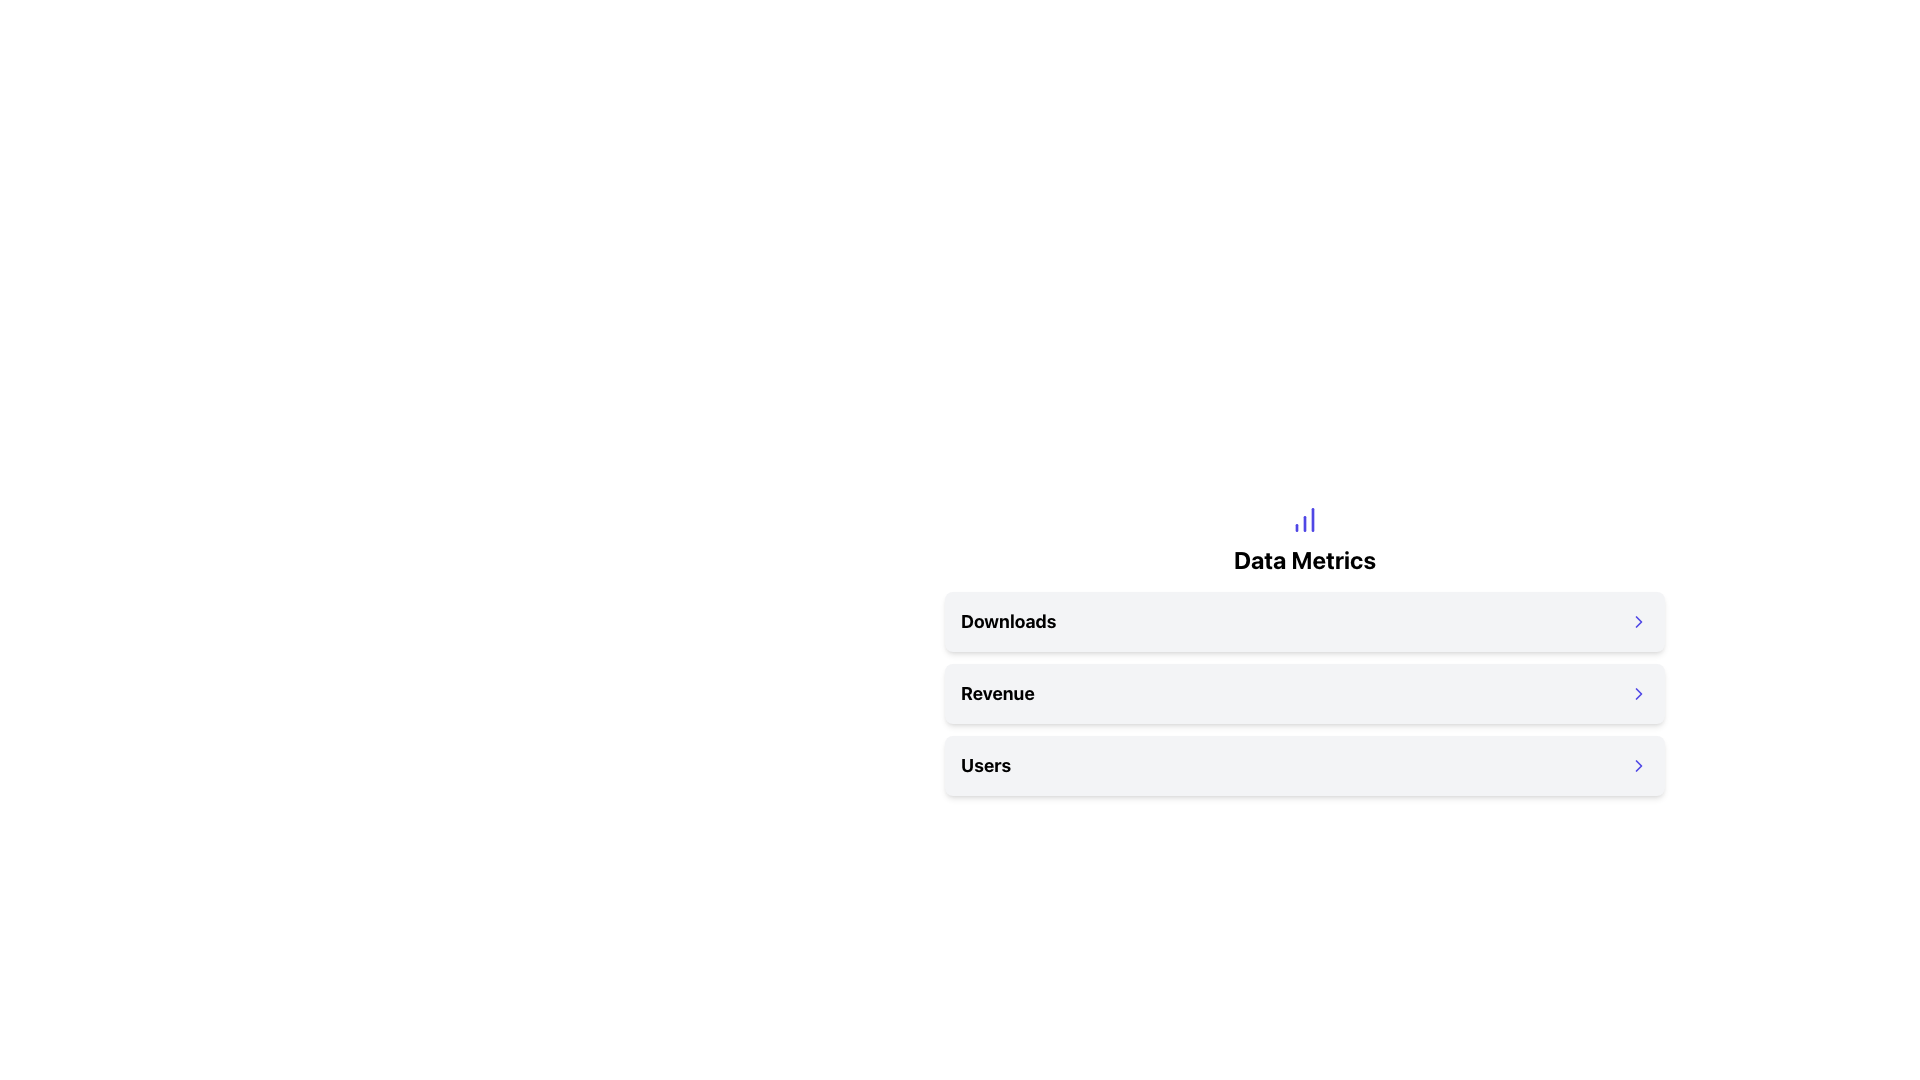 The height and width of the screenshot is (1080, 1920). Describe the element at coordinates (1305, 620) in the screenshot. I see `the first informational button in the 'Data Metrics' section` at that location.